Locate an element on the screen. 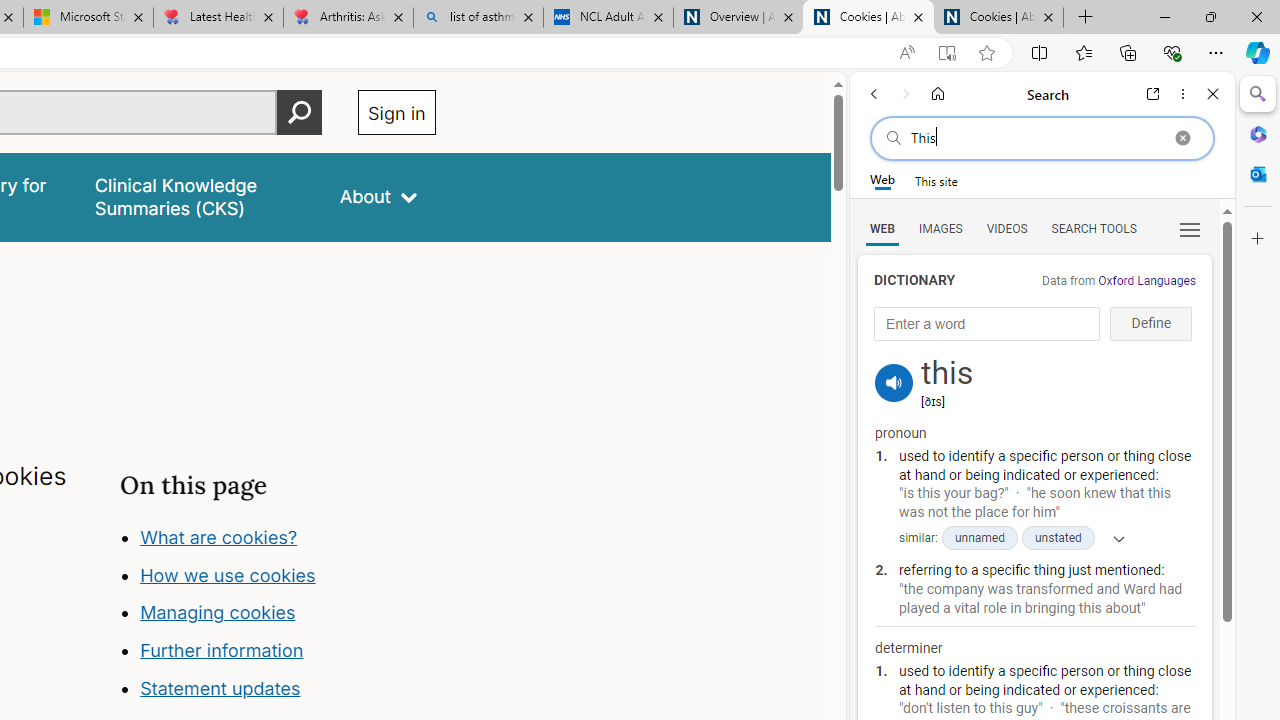  'Statement updates' is located at coordinates (220, 688).